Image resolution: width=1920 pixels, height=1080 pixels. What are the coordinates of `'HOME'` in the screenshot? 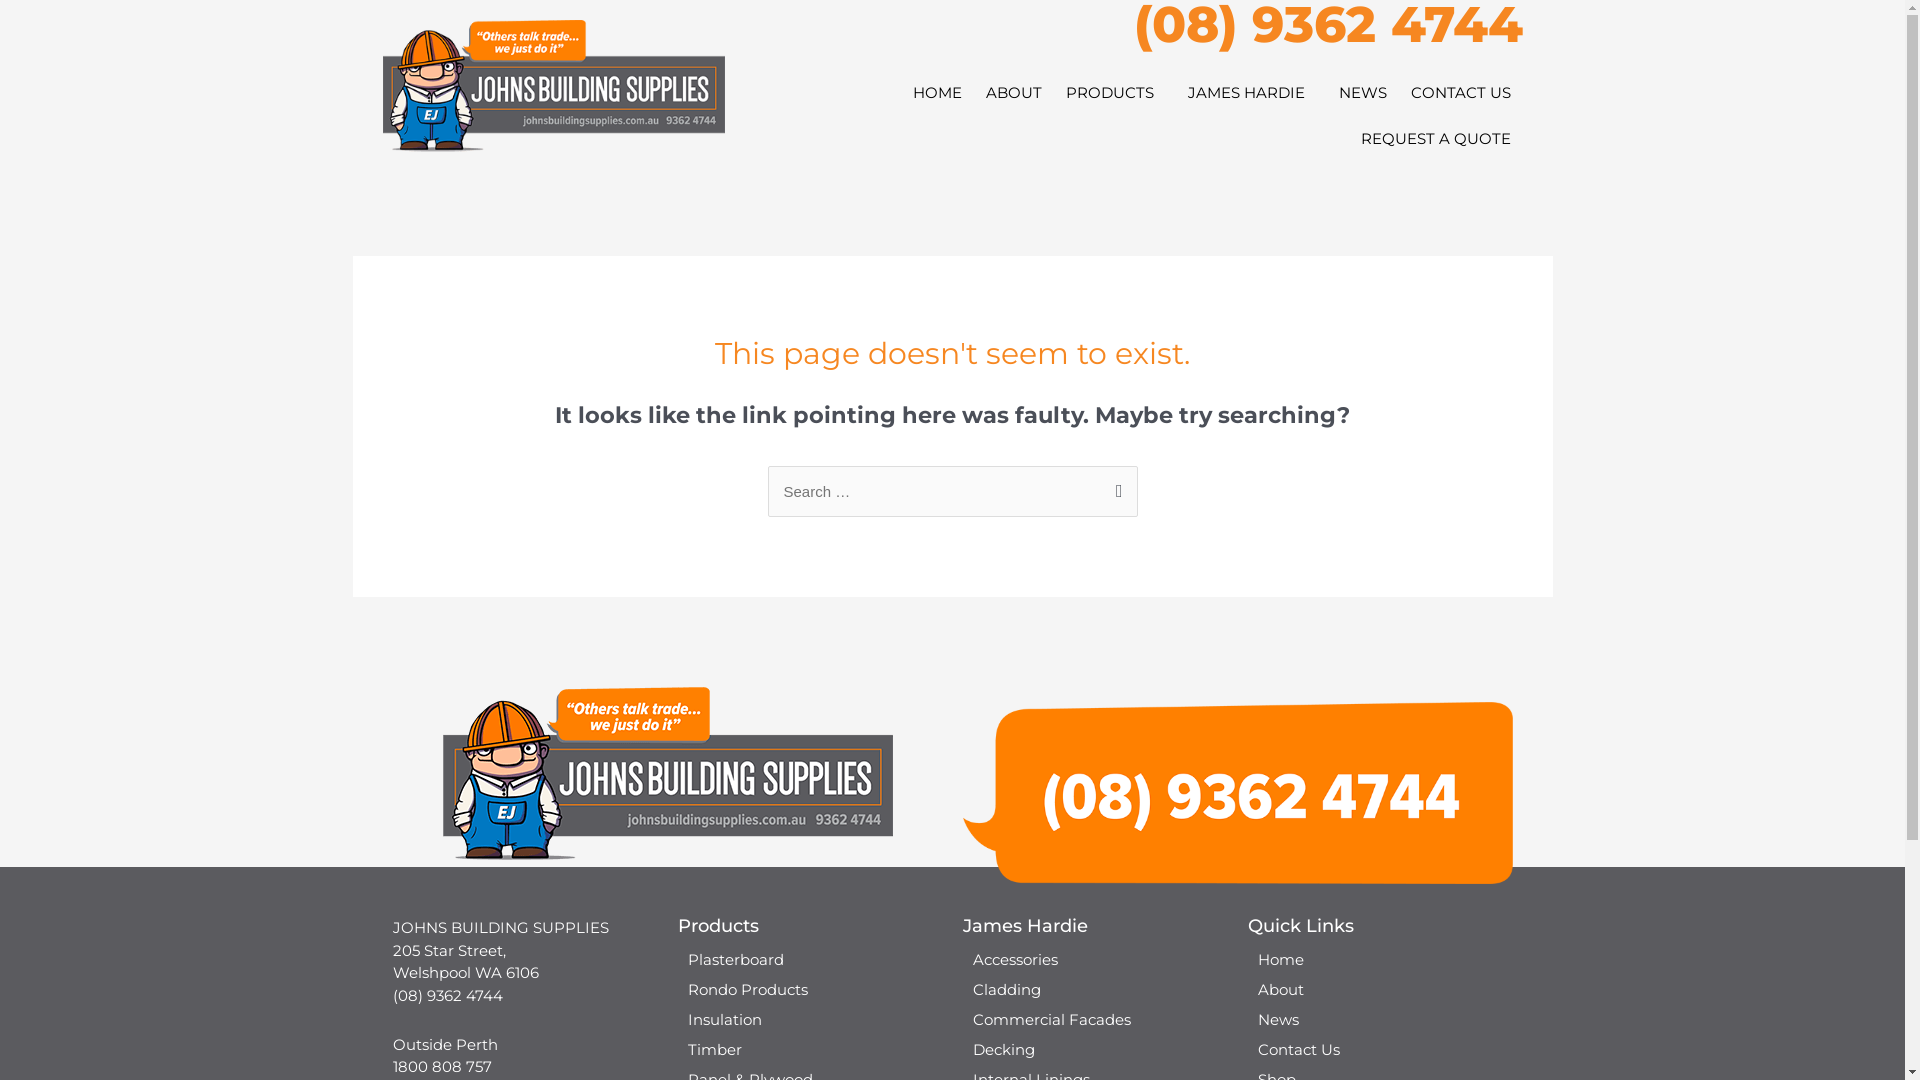 It's located at (935, 92).